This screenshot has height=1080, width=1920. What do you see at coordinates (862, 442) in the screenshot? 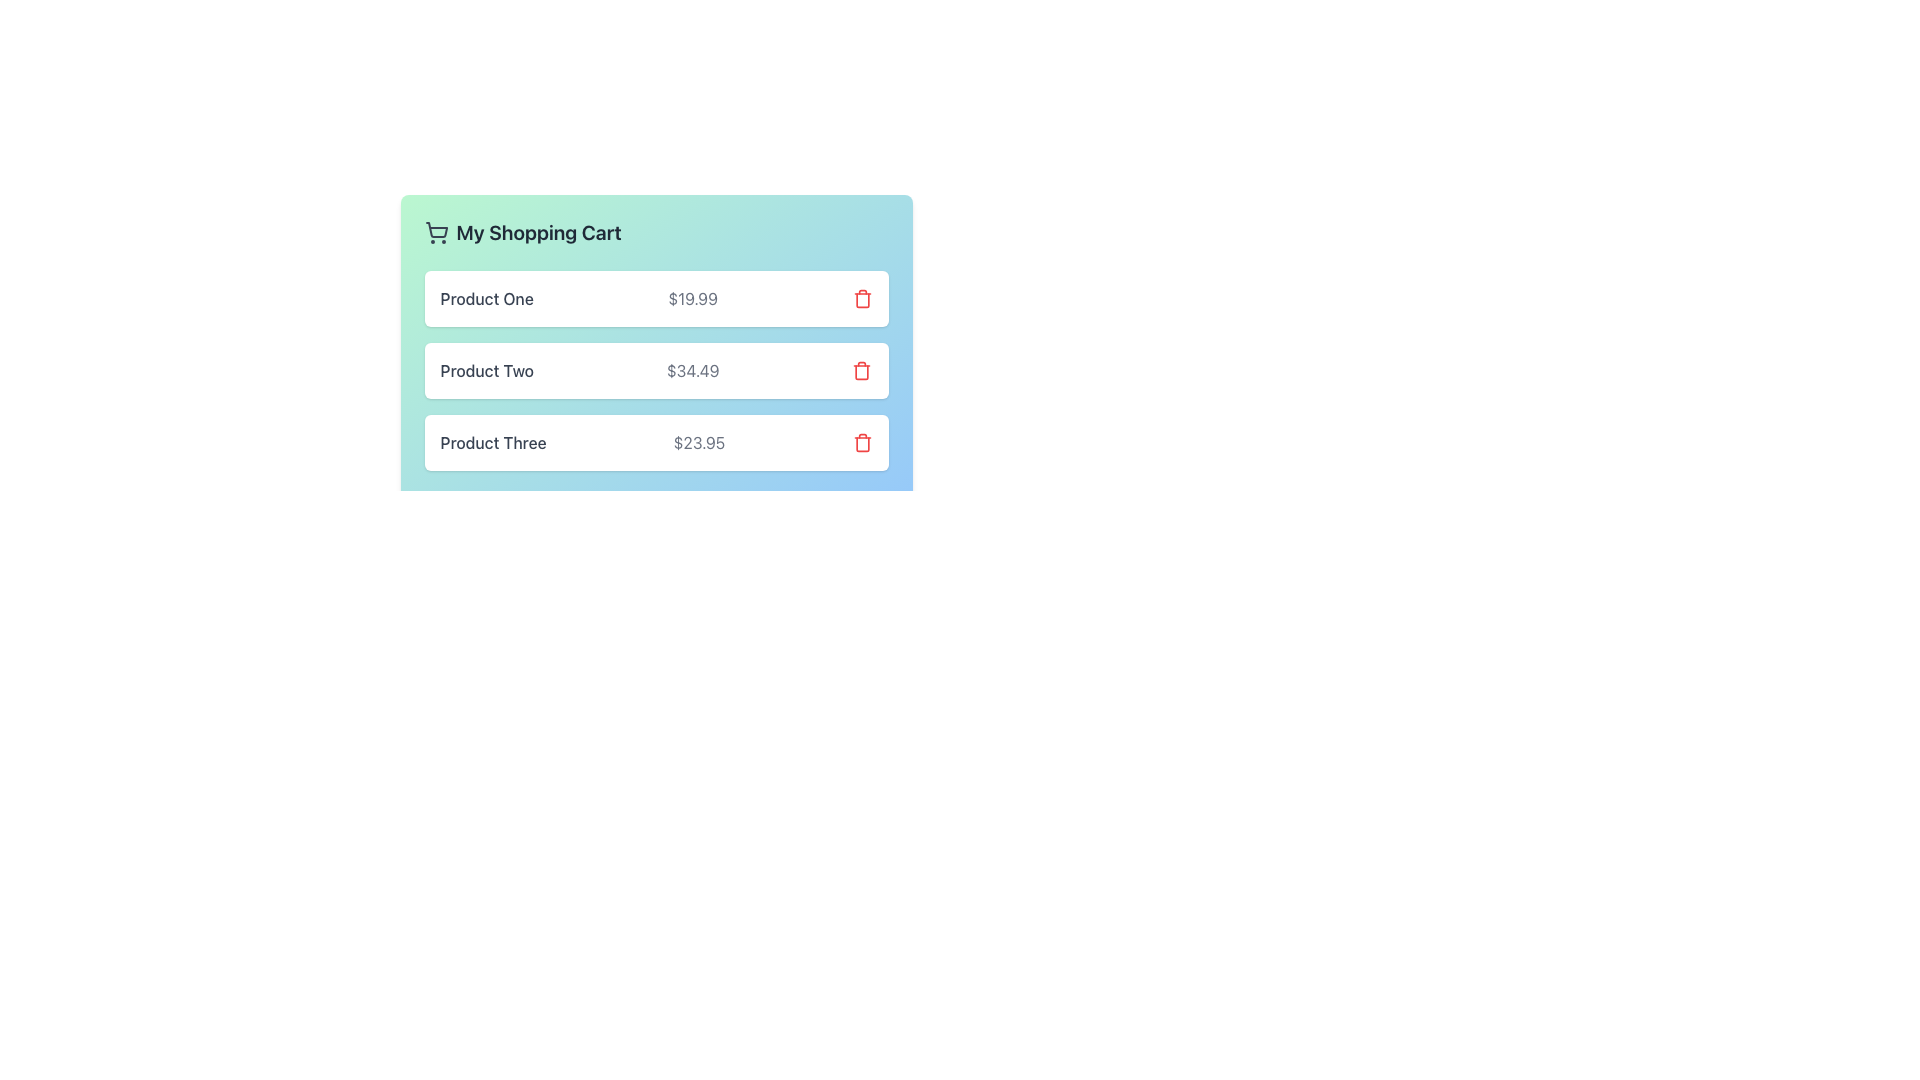
I see `the red trash can icon button associated with the delete functionality for 'Product Three'` at bounding box center [862, 442].